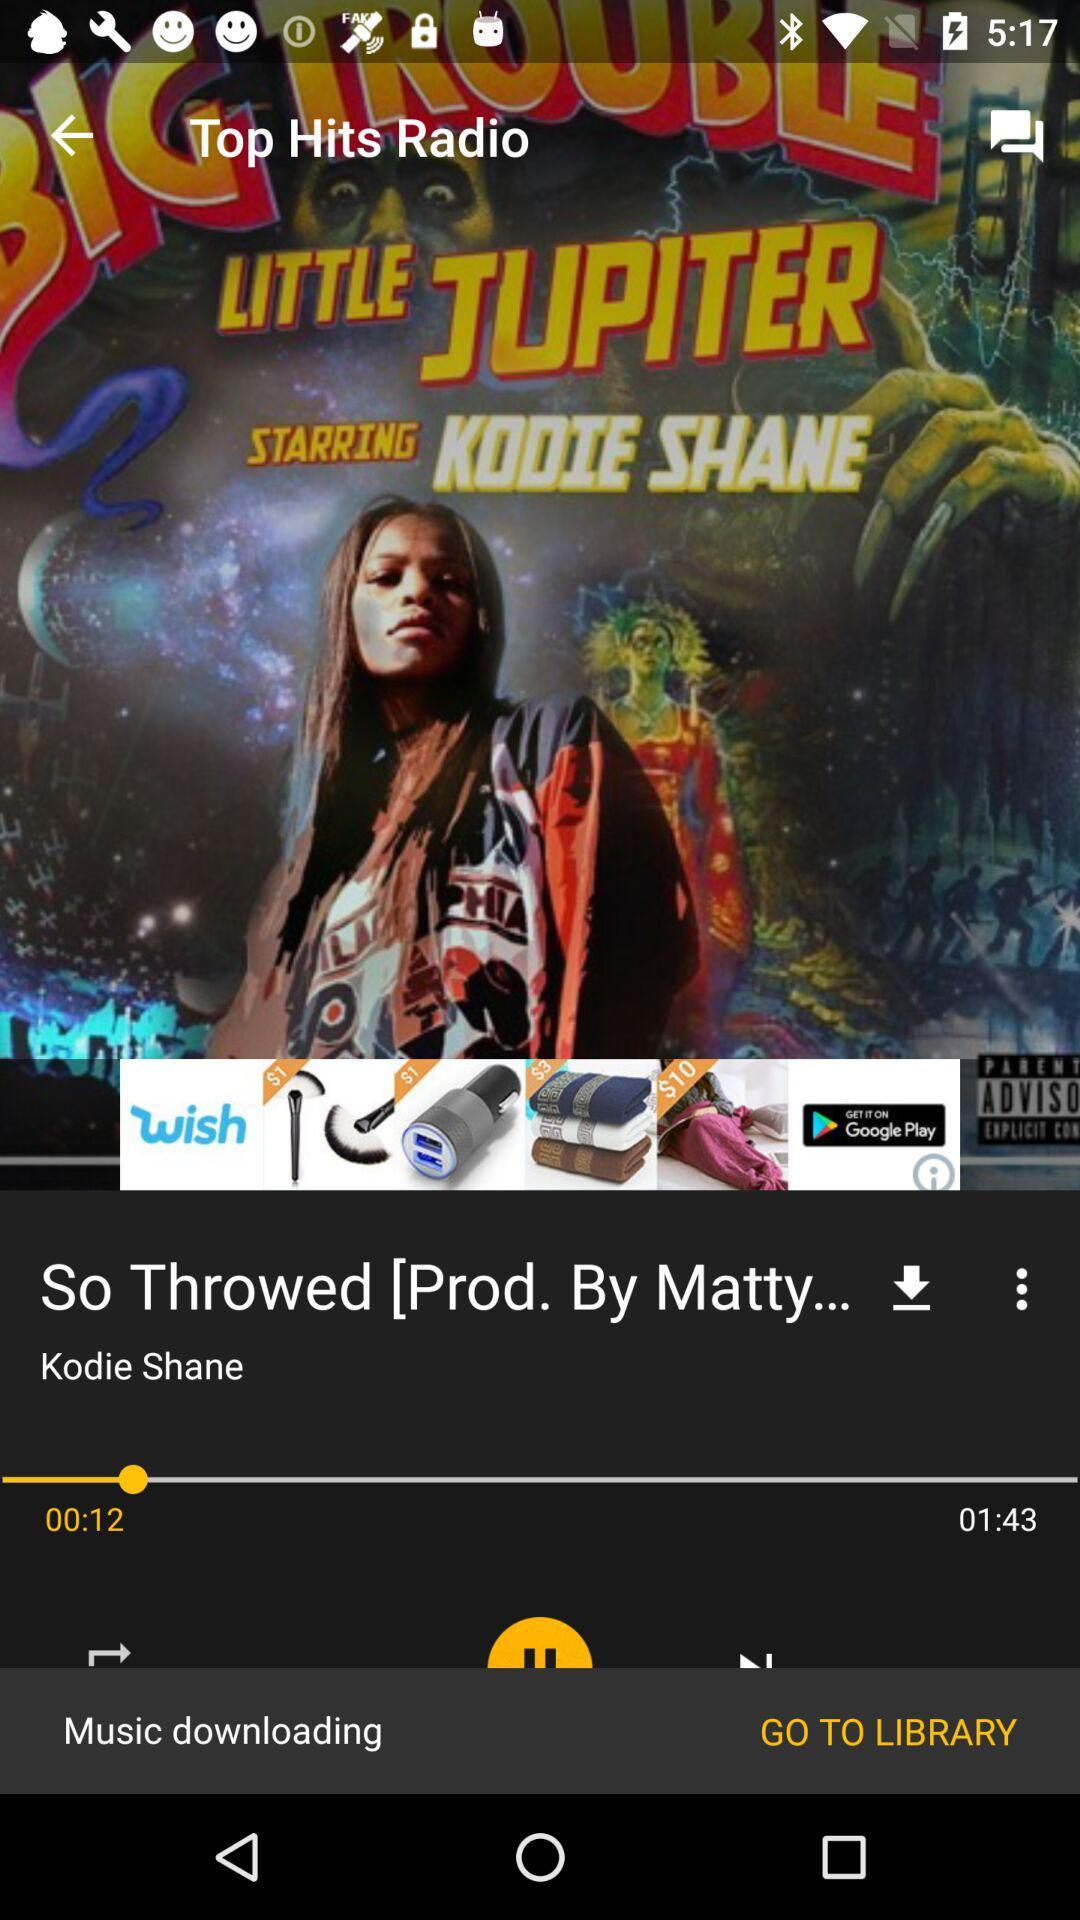 The image size is (1080, 1920). I want to click on the more icon, so click(1022, 1289).